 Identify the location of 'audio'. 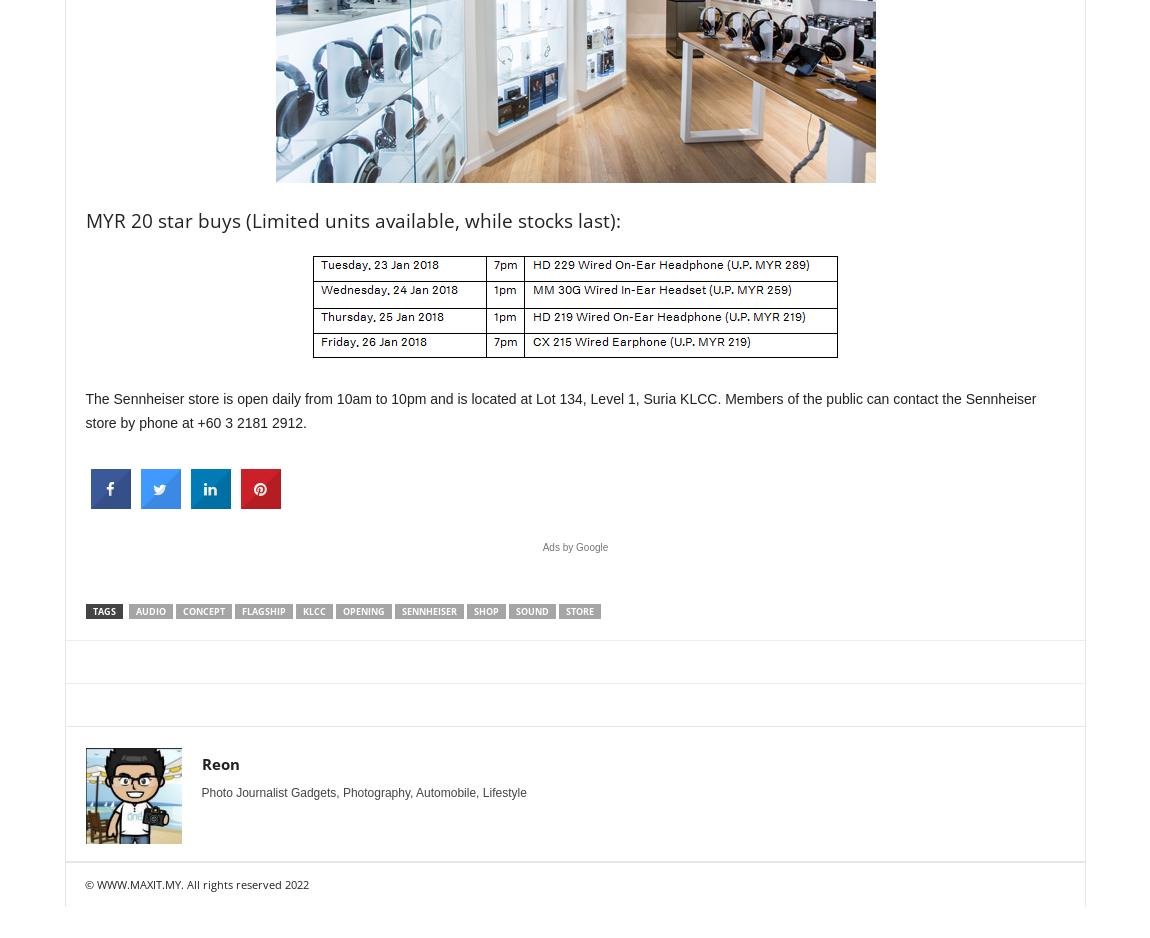
(134, 611).